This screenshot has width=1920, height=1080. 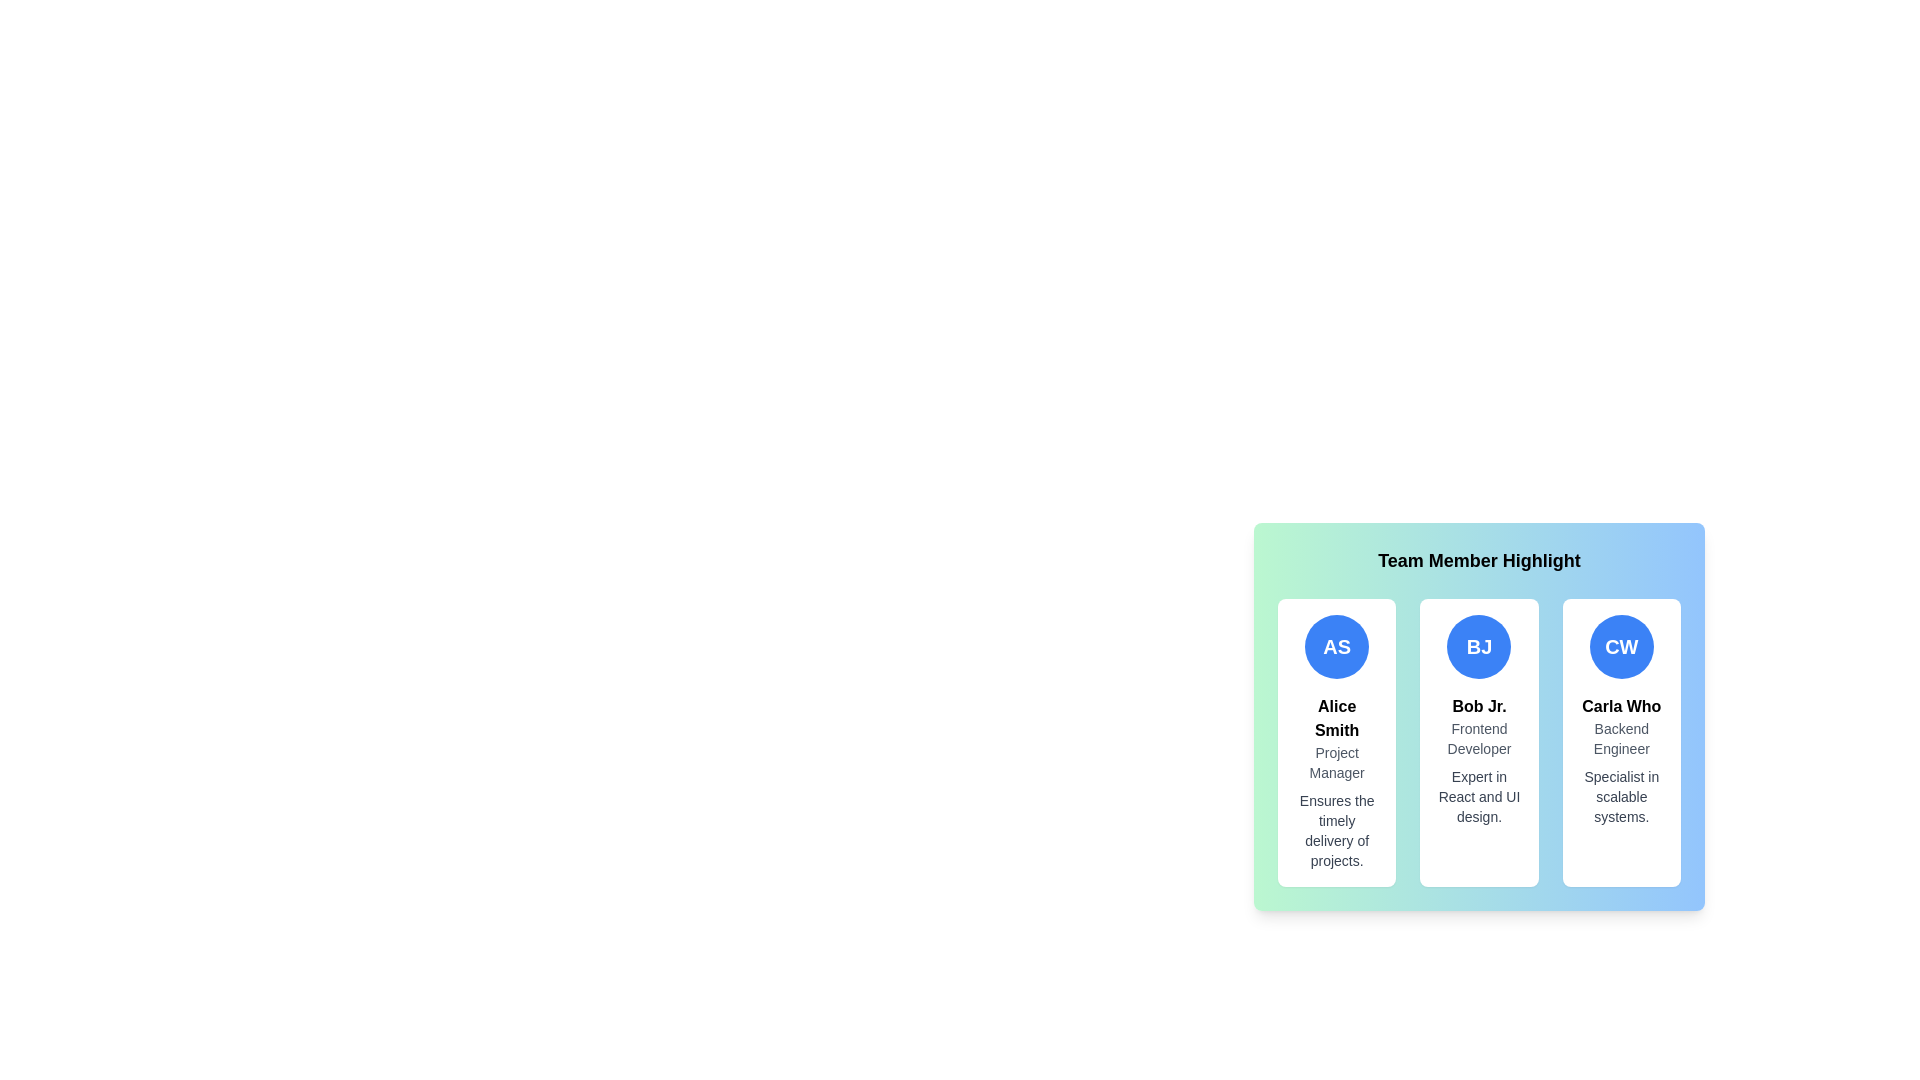 I want to click on text content of the label indicating 'Carla Who's professional title, located at the center of her profile card, which is the rightmost among three team member profiles, so click(x=1621, y=739).